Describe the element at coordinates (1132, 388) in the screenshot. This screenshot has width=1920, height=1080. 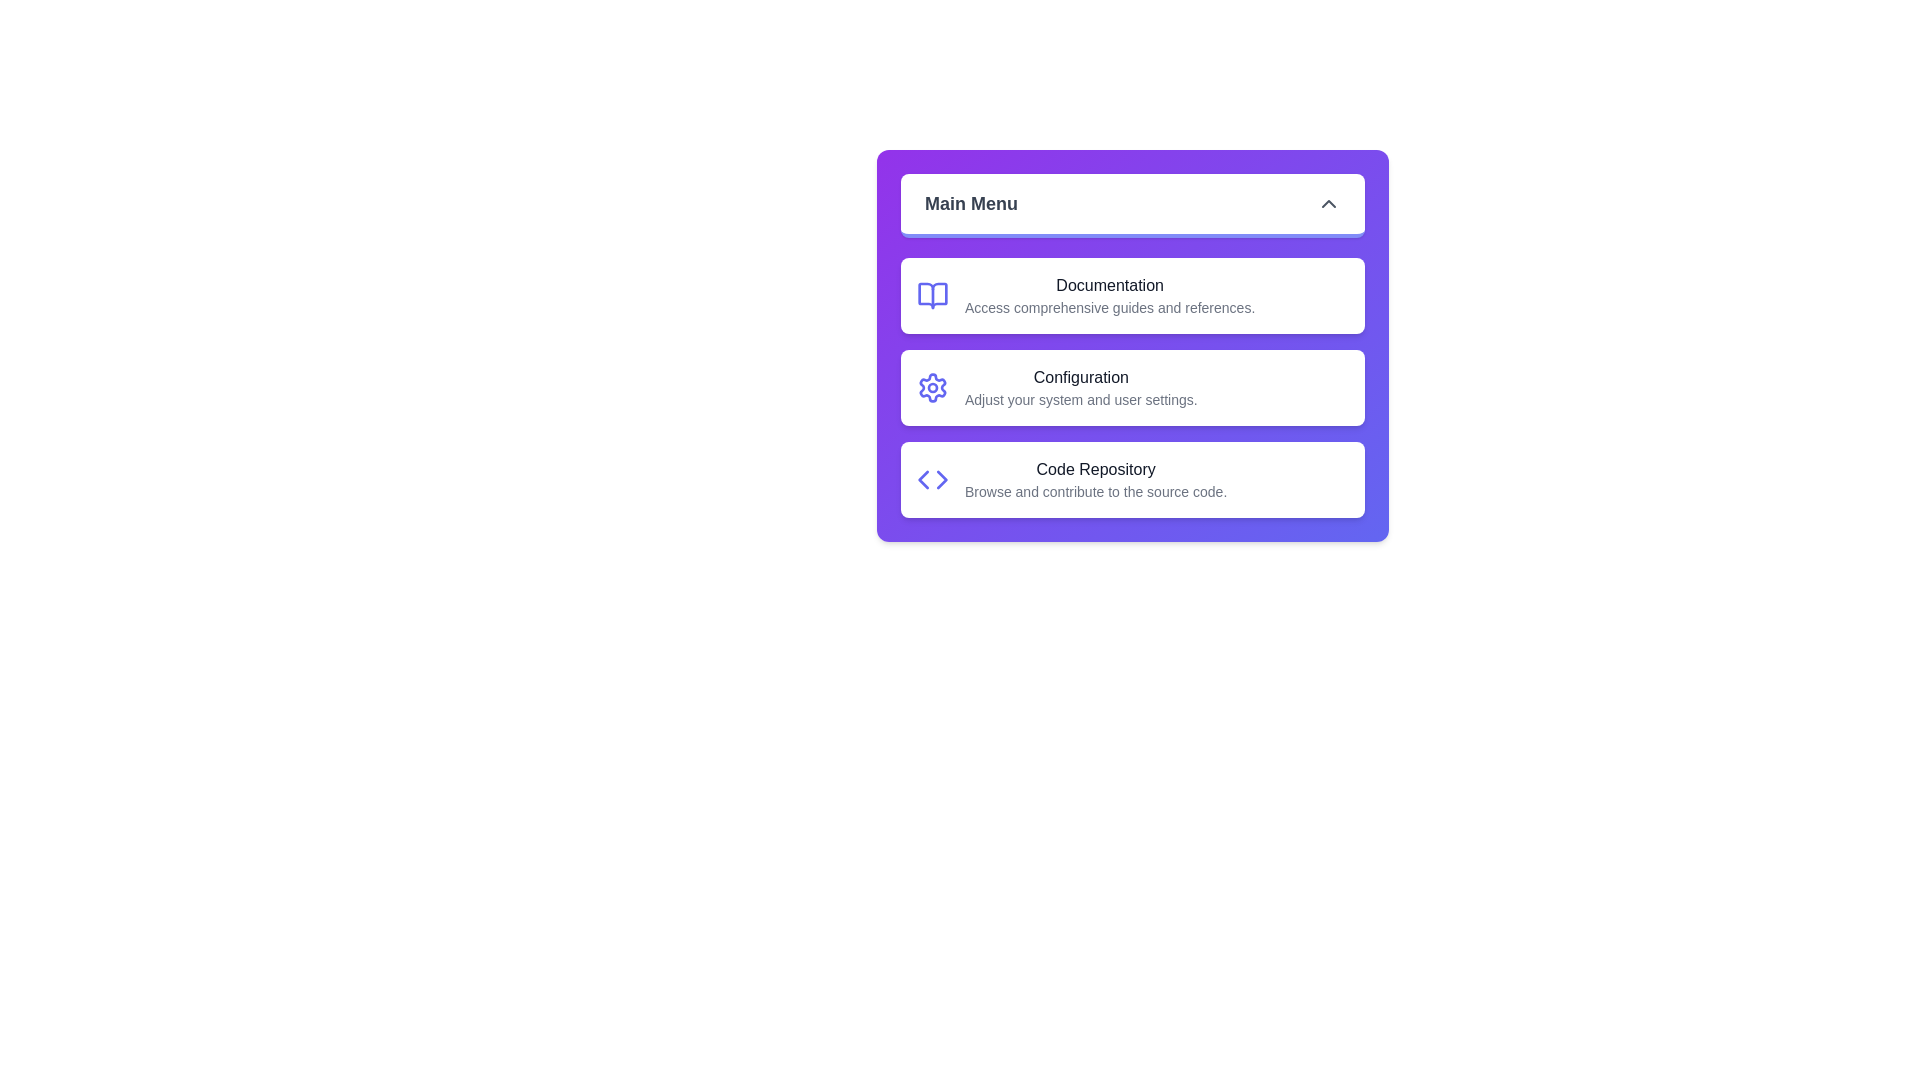
I see `the menu item Configuration from the list` at that location.